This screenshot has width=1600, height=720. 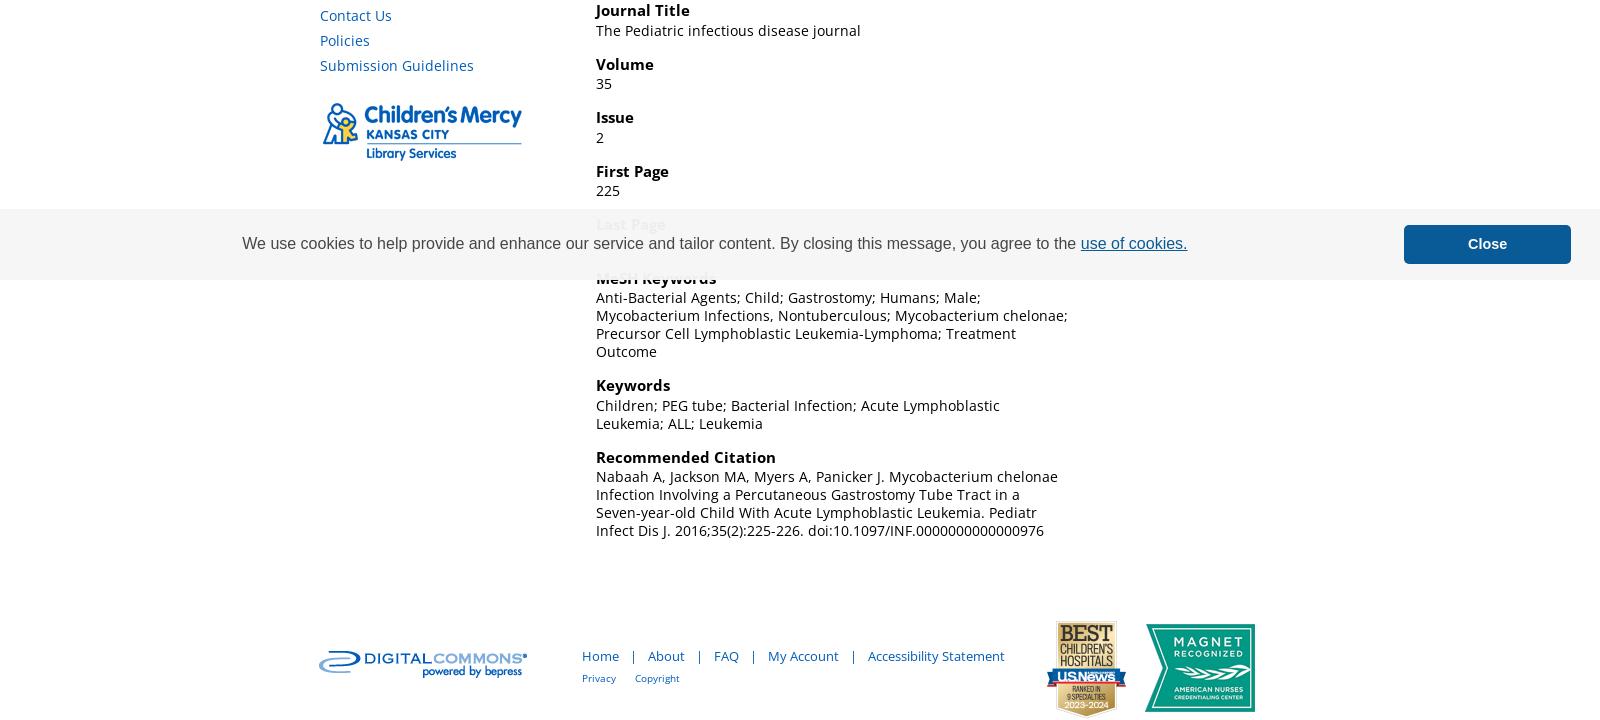 What do you see at coordinates (726, 655) in the screenshot?
I see `'FAQ'` at bounding box center [726, 655].